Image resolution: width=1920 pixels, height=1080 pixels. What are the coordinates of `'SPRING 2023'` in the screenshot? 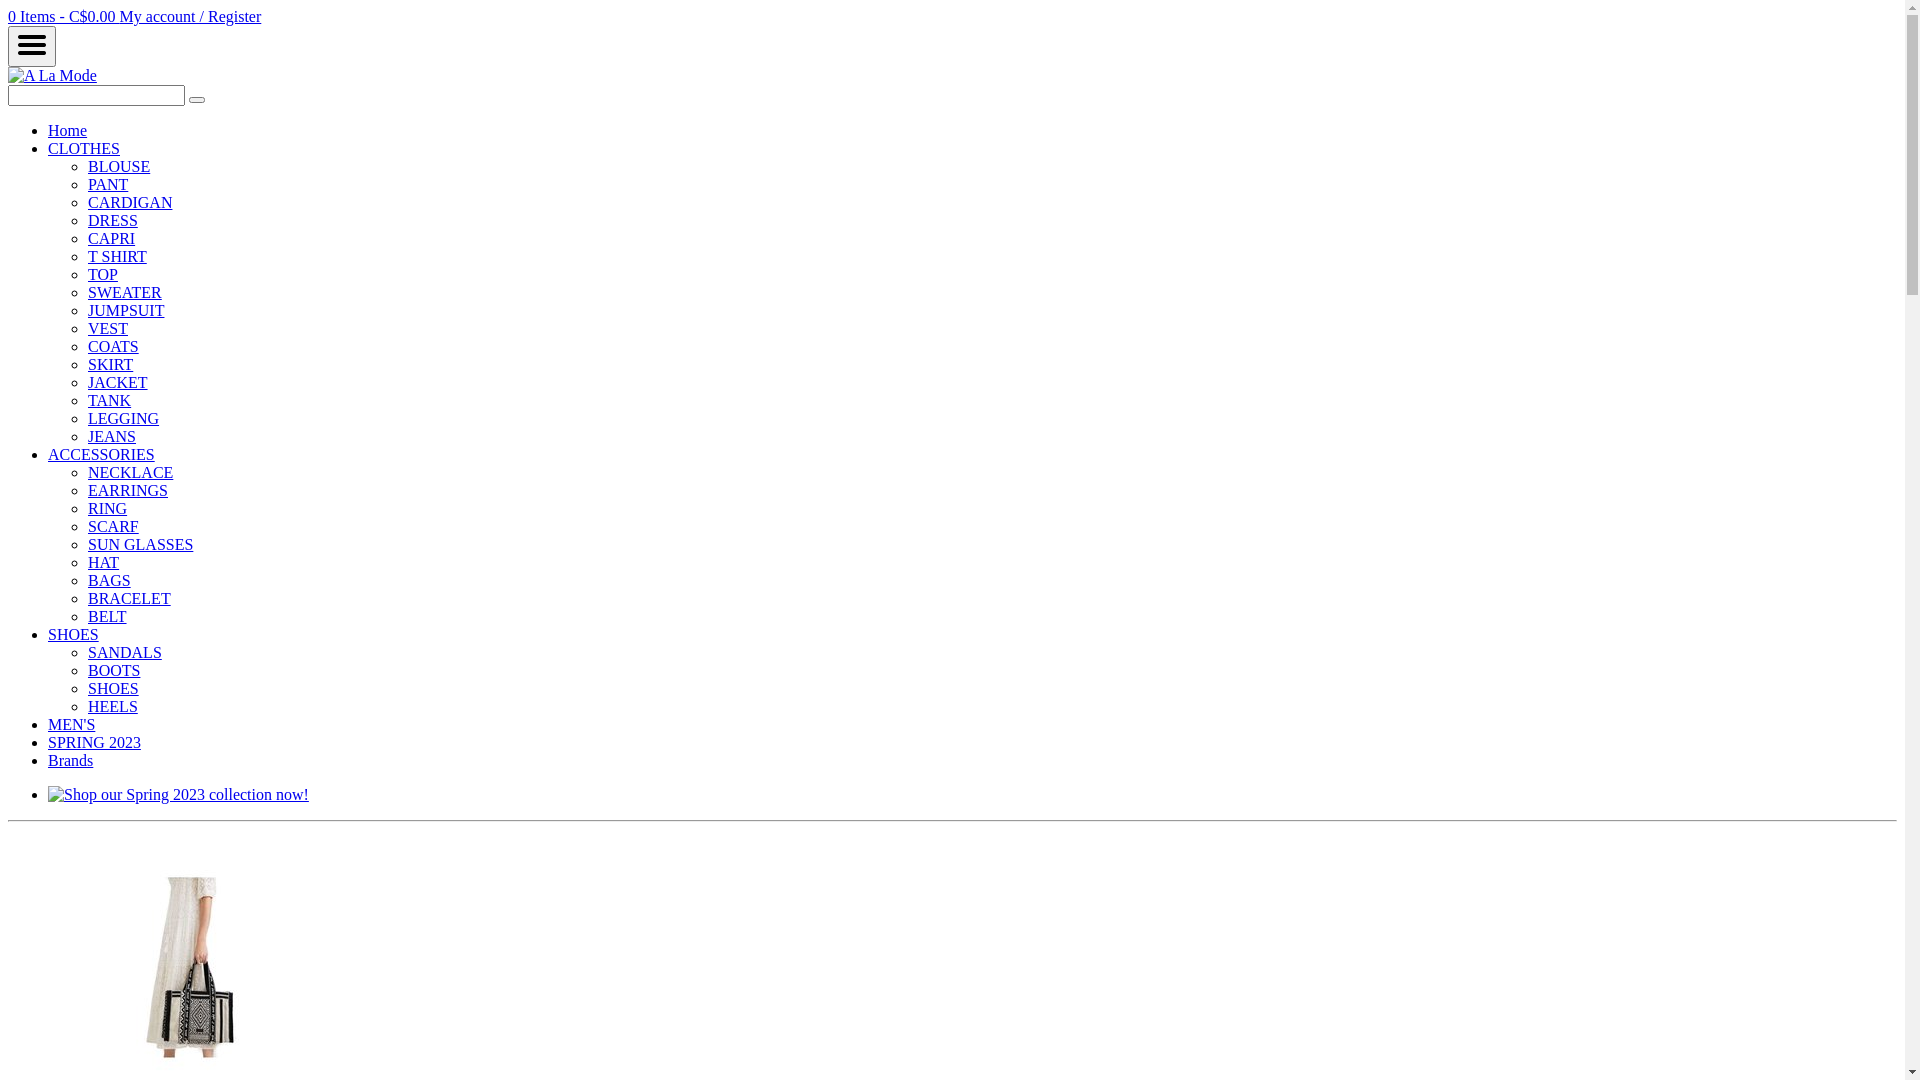 It's located at (93, 742).